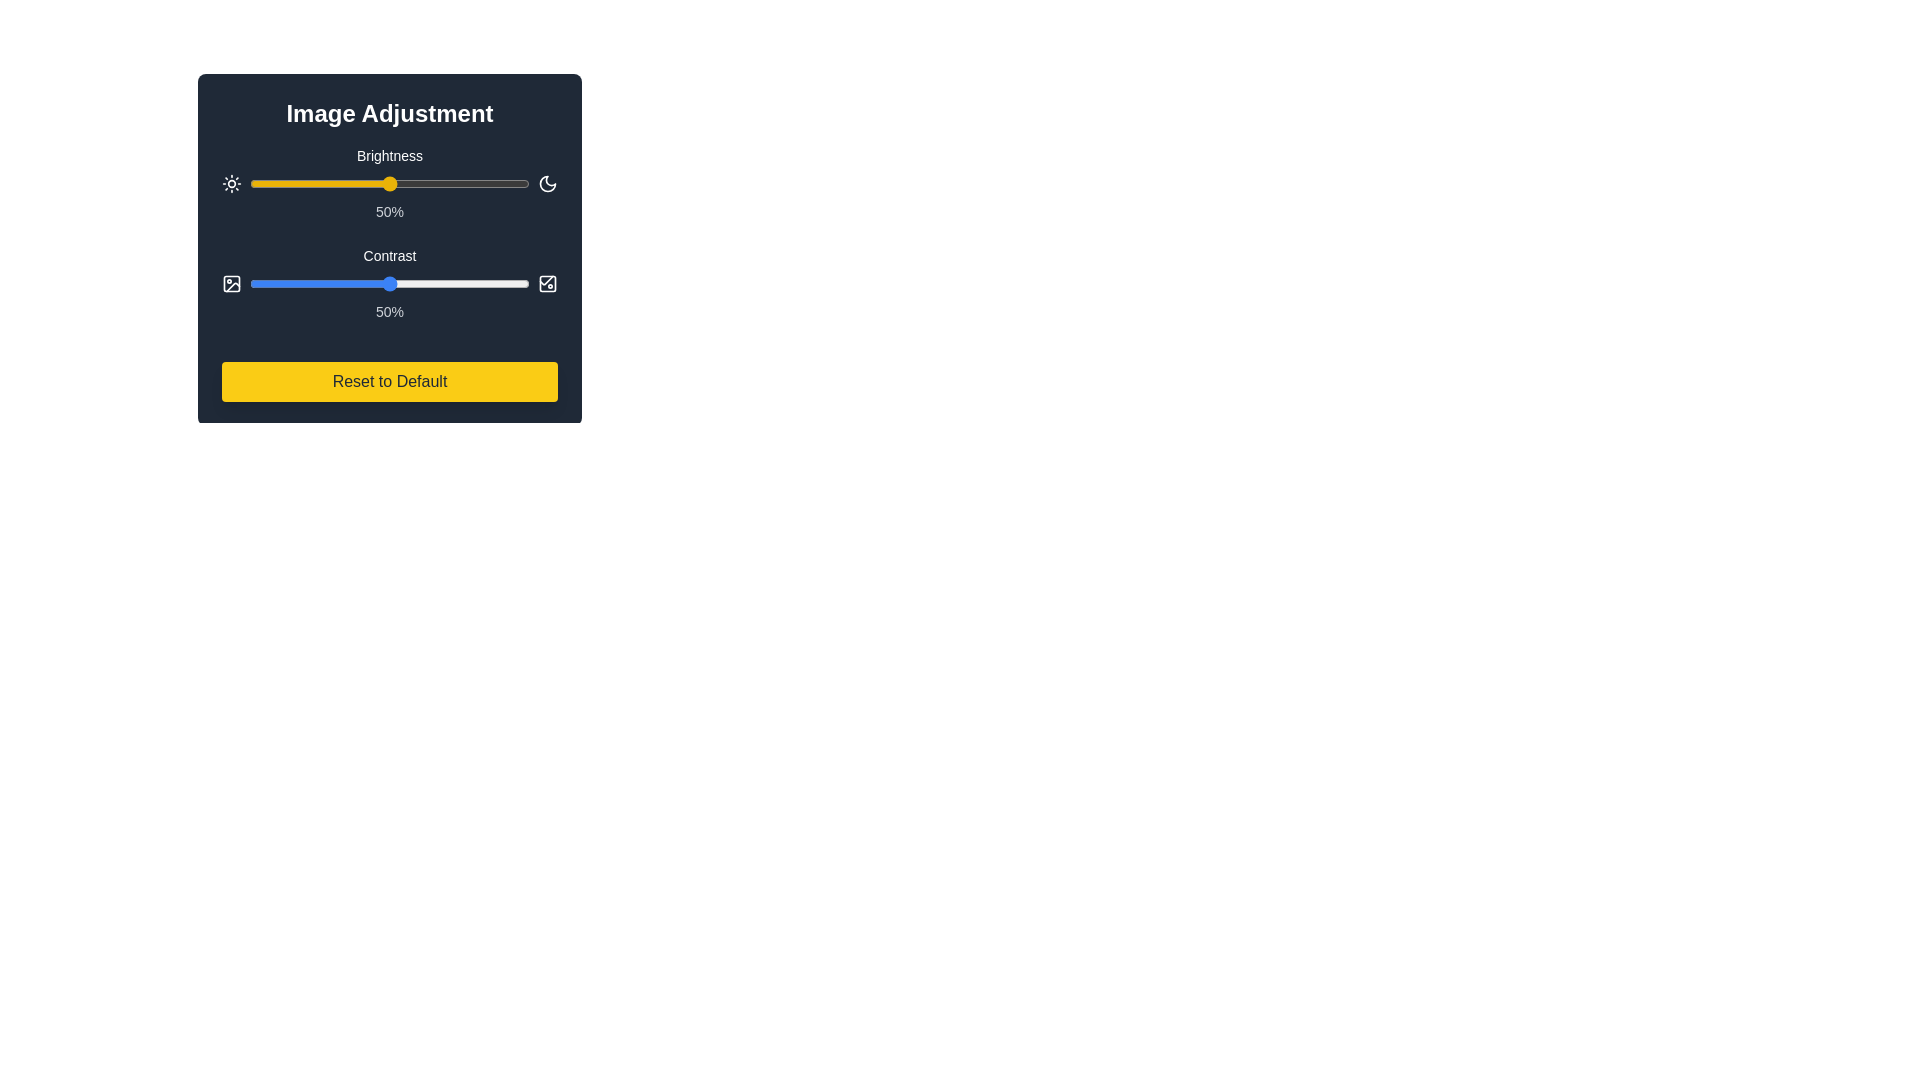 The image size is (1920, 1080). What do you see at coordinates (305, 284) in the screenshot?
I see `the contrast level` at bounding box center [305, 284].